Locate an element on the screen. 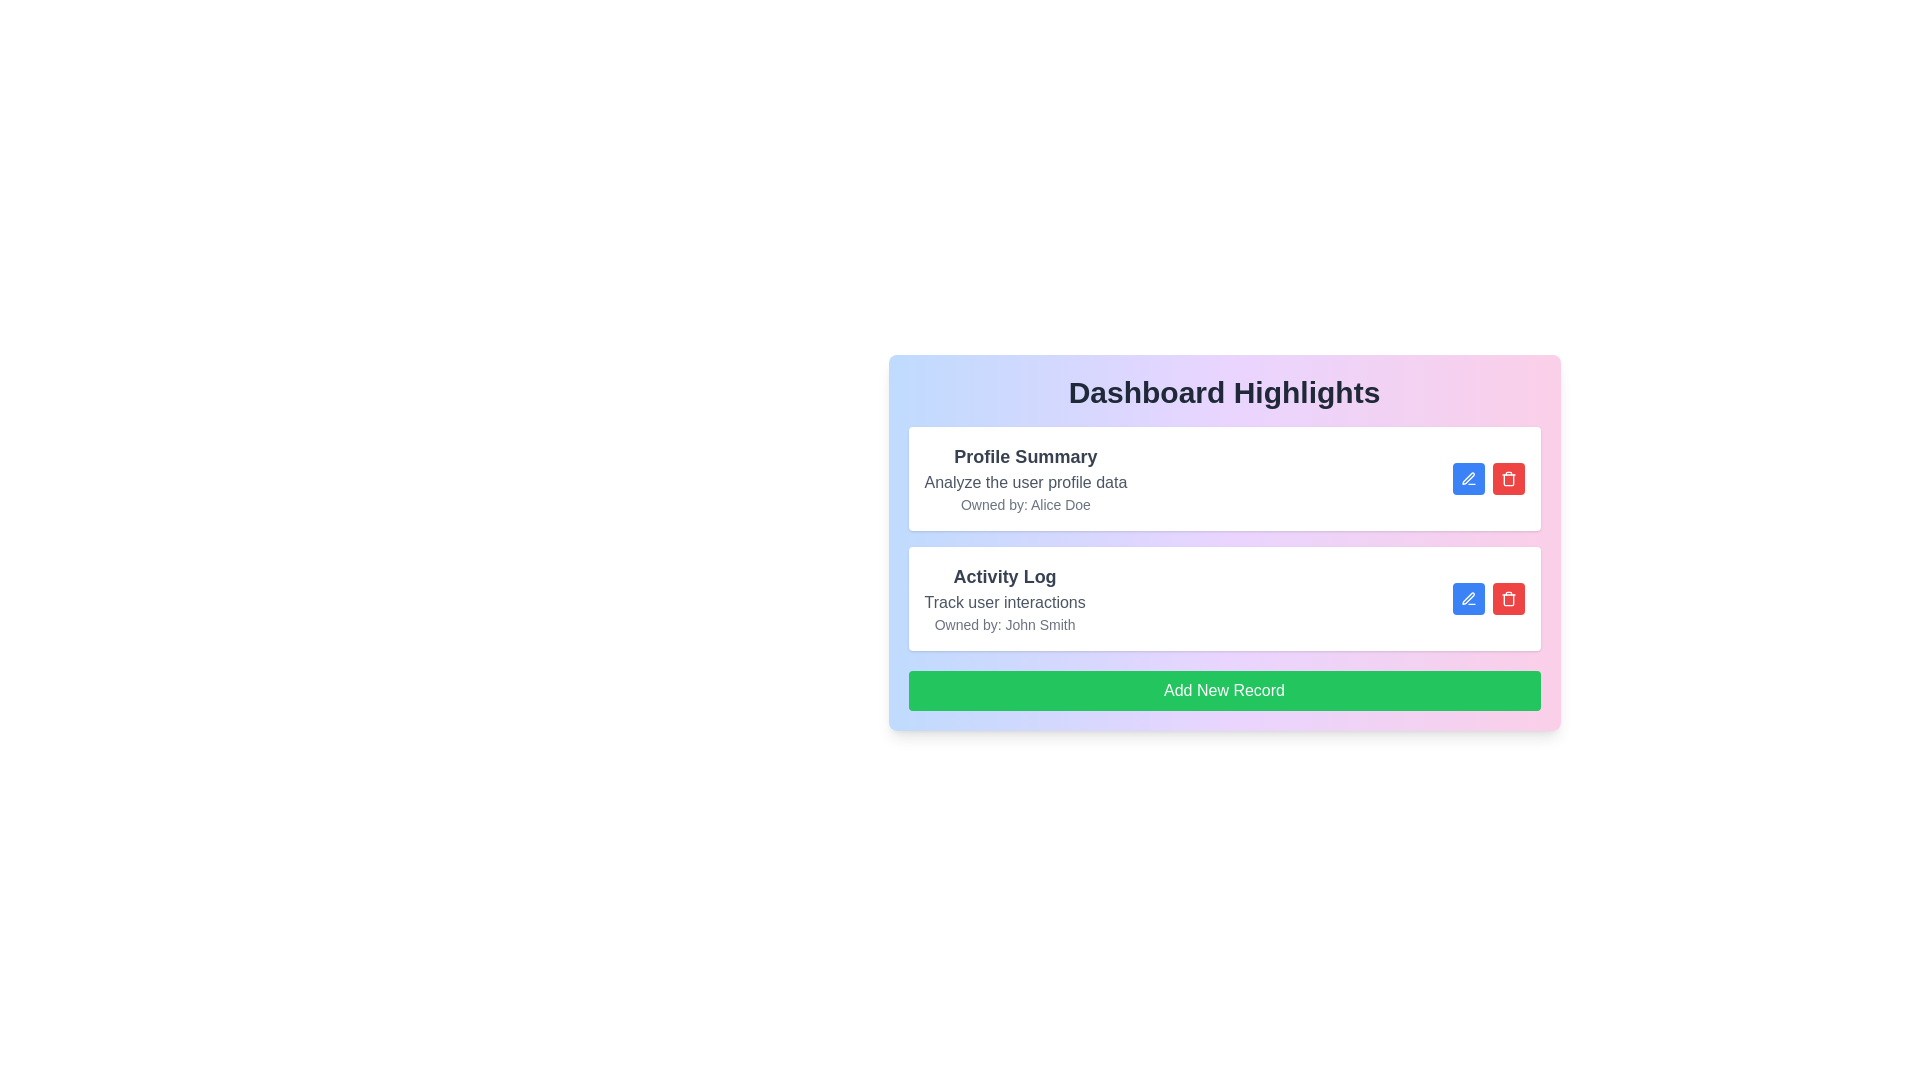  the 'Profile Summary' text label, which is bold and grayish-blue, located at the top-left corner of its card-like structure within the white background area is located at coordinates (1025, 456).